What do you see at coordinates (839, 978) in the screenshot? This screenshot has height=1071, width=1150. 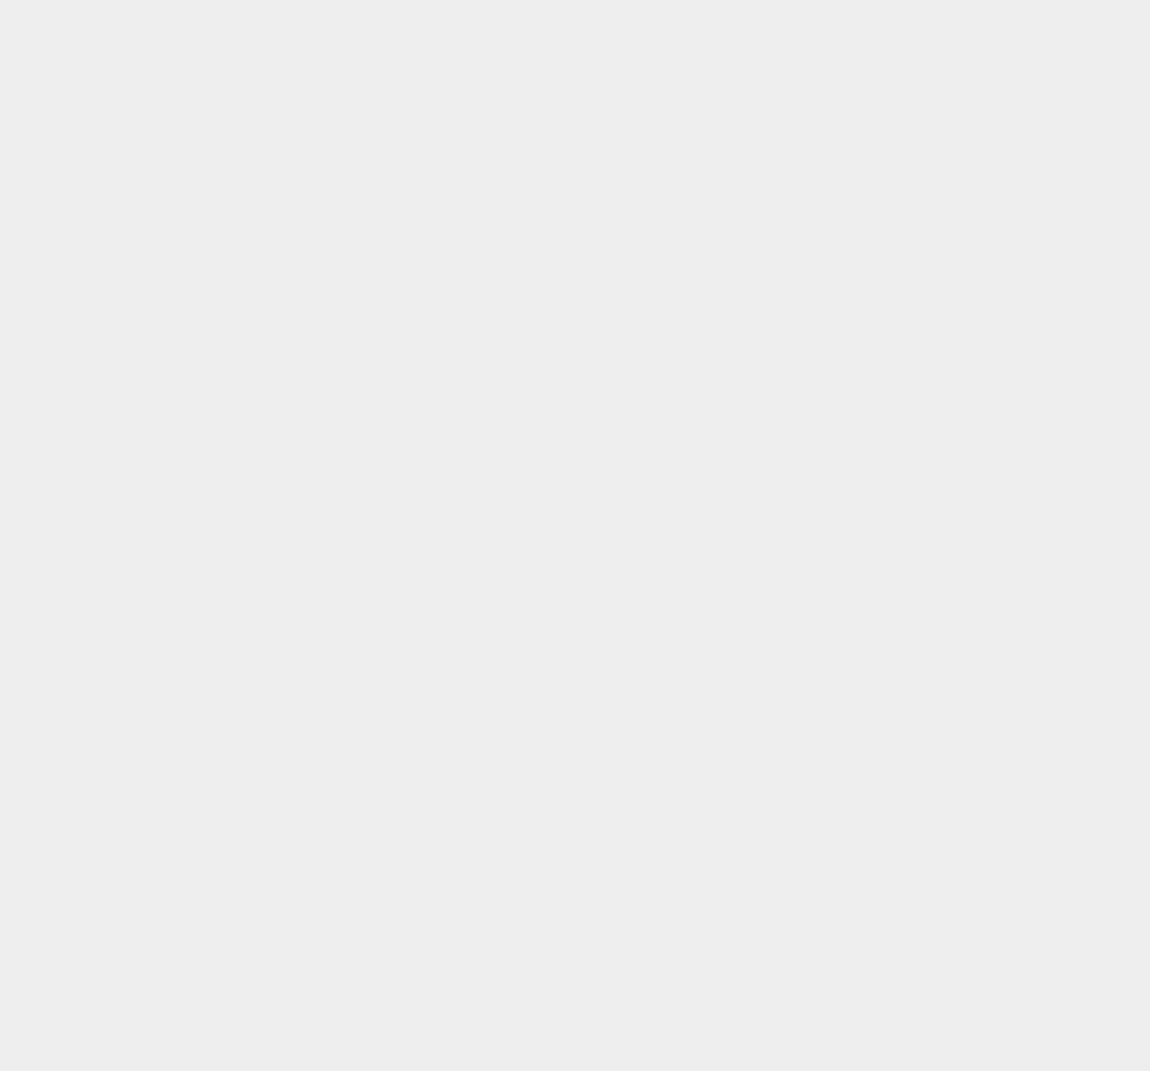 I see `'Currency'` at bounding box center [839, 978].